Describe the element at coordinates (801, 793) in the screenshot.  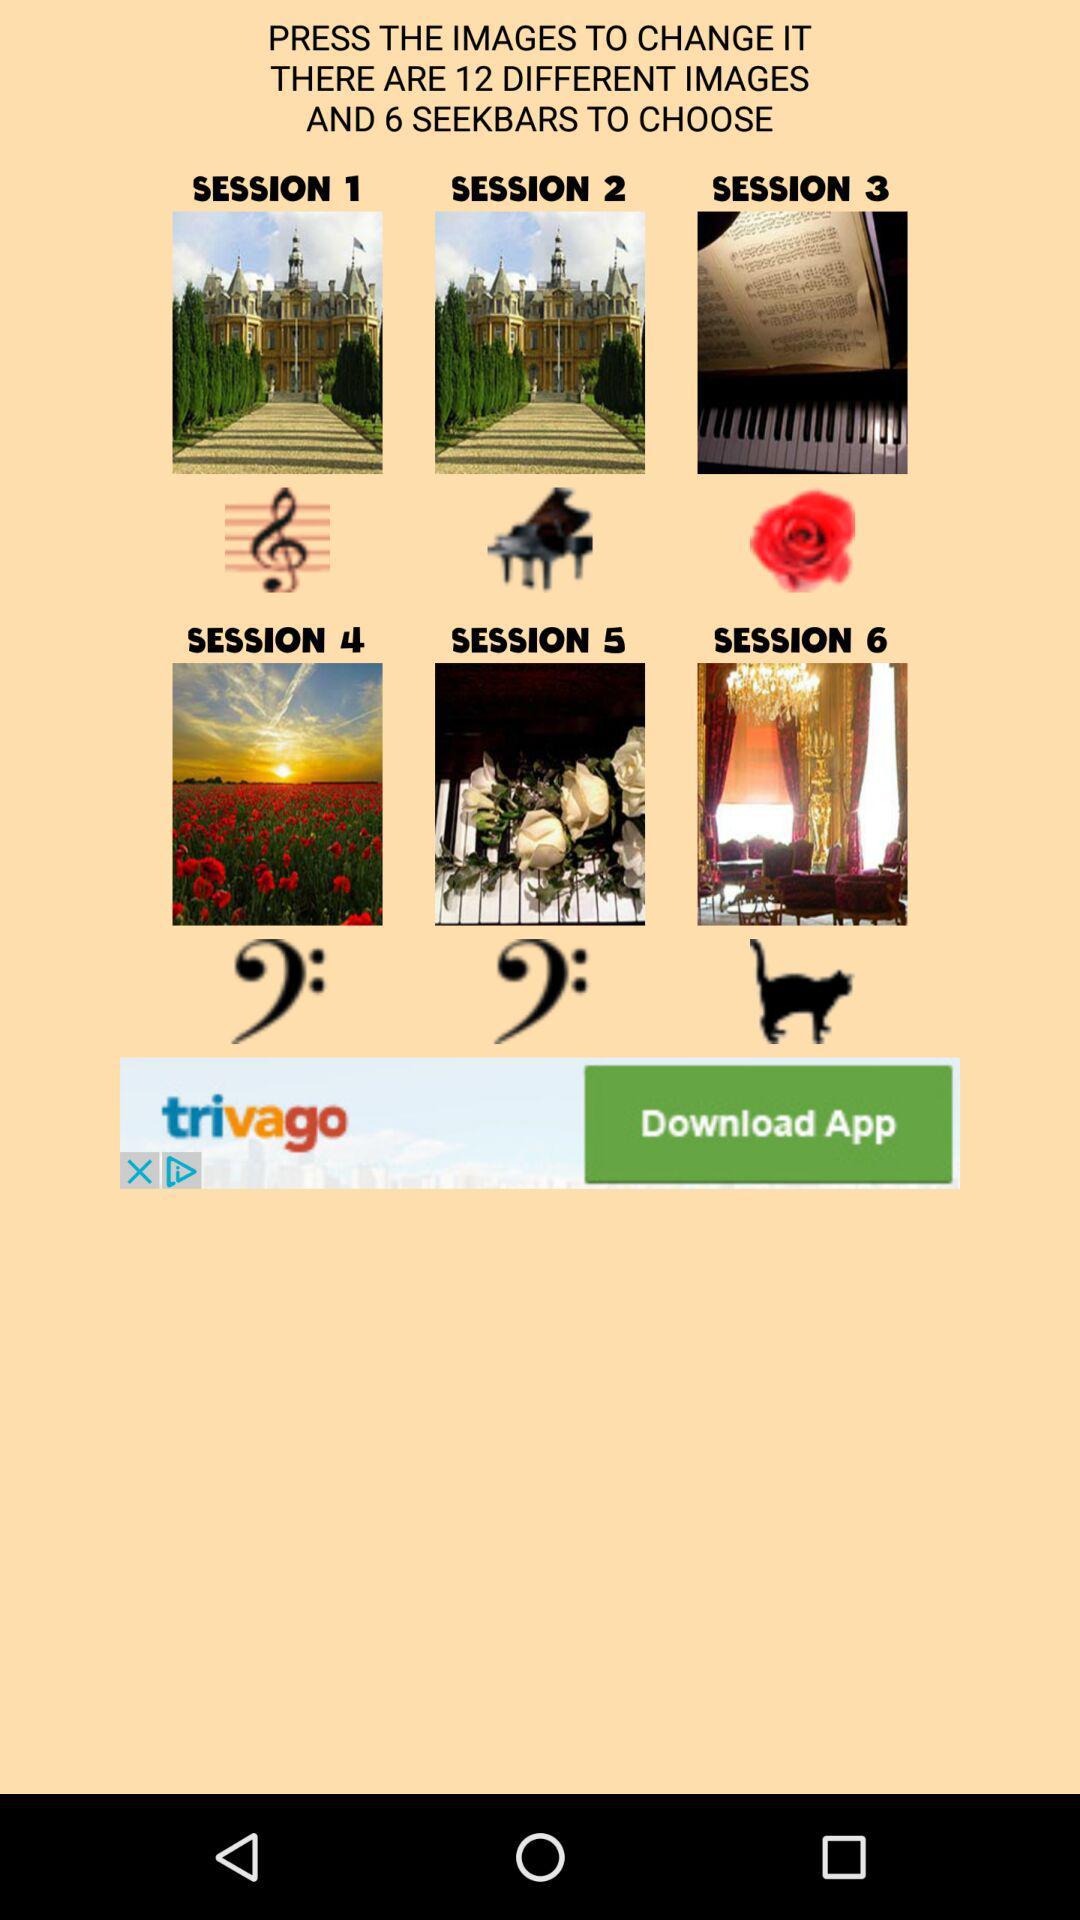
I see `a link to a directory` at that location.